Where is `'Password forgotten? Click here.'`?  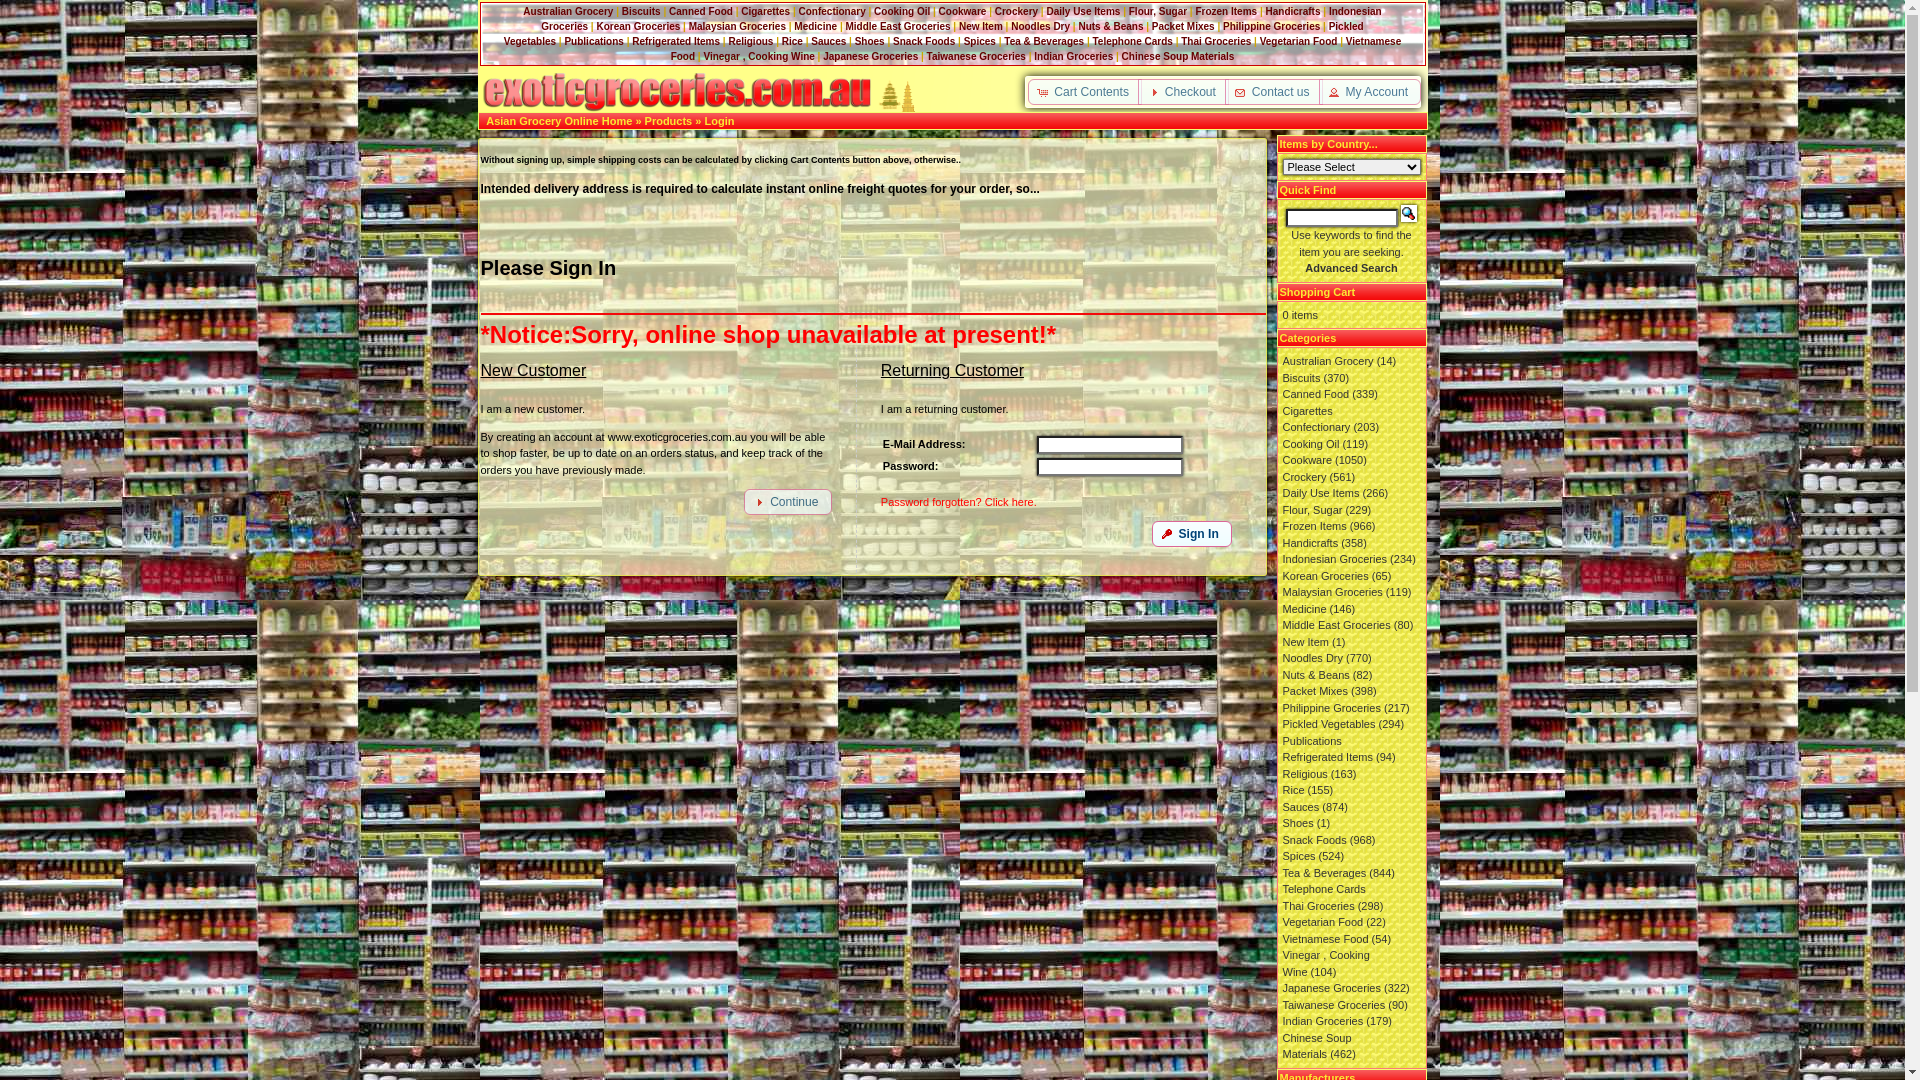
'Password forgotten? Click here.' is located at coordinates (958, 500).